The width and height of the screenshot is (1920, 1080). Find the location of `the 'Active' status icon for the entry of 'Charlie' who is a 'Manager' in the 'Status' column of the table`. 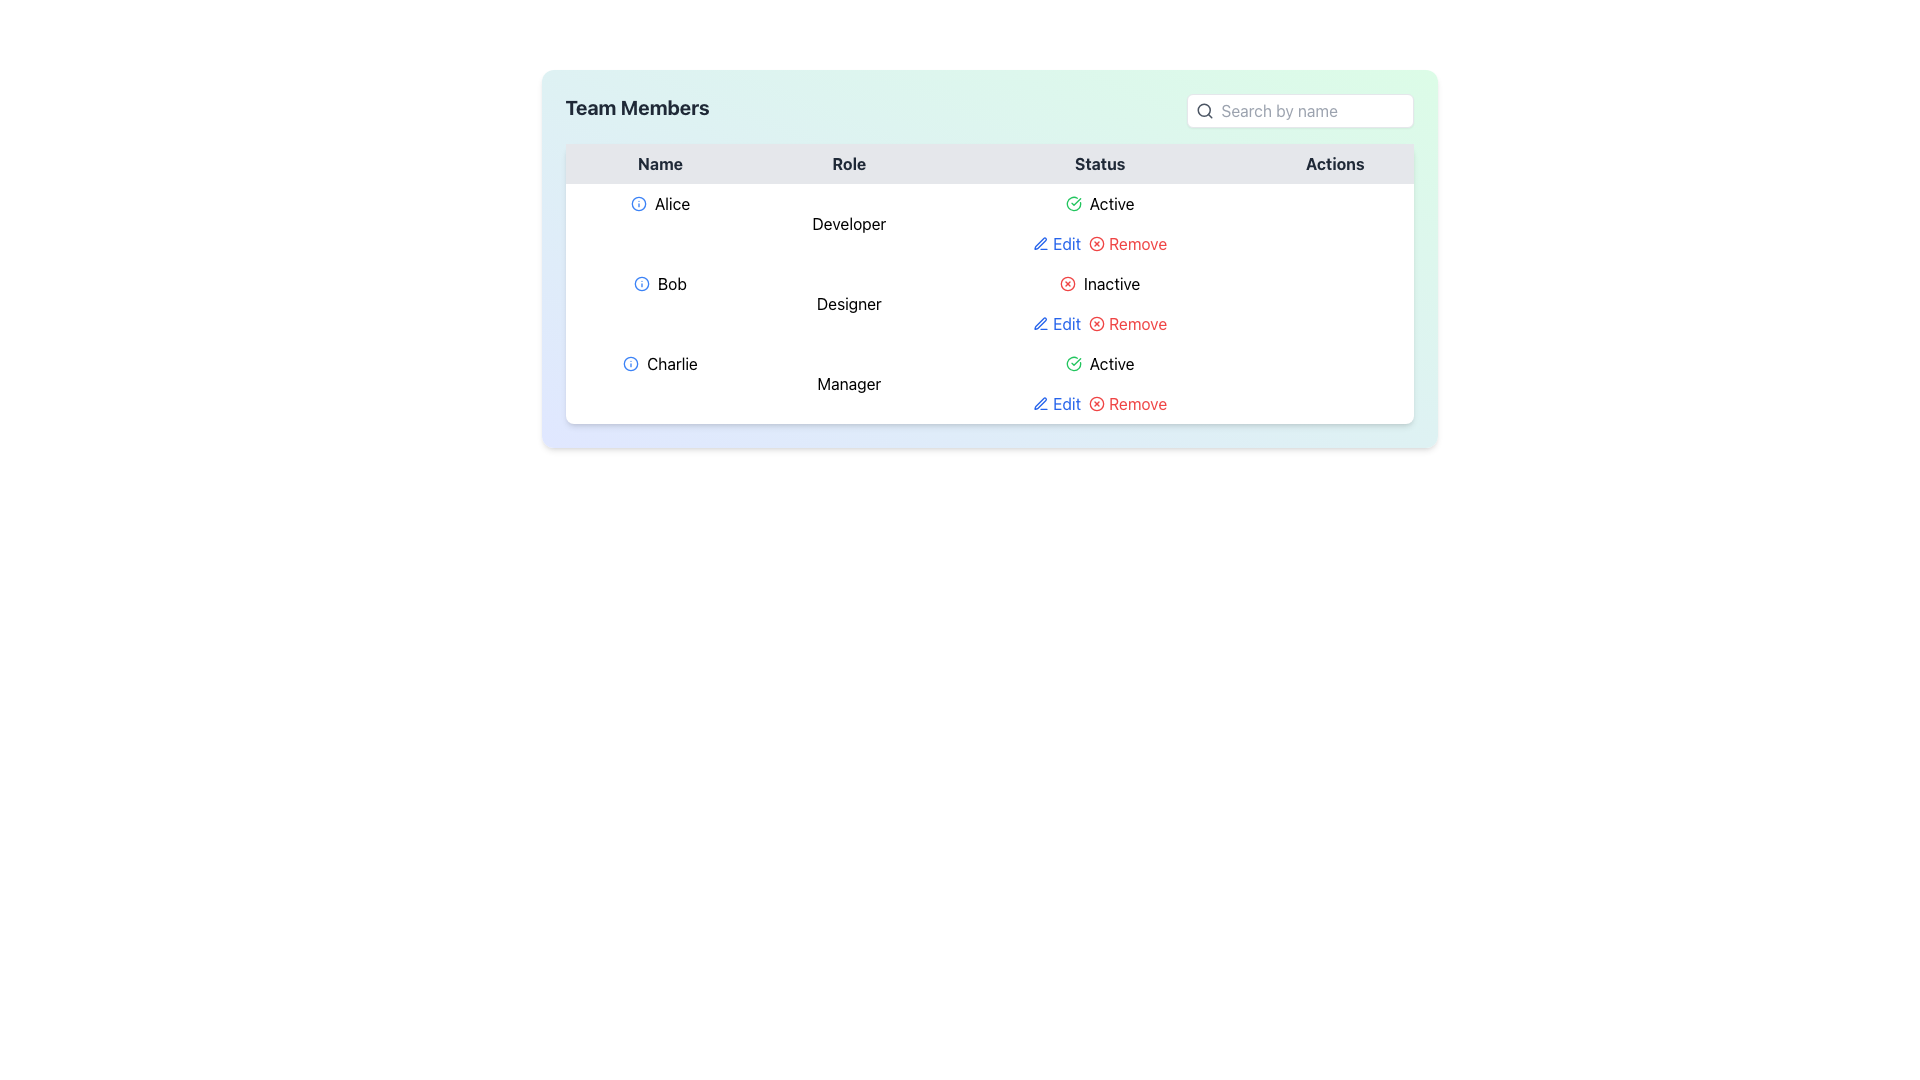

the 'Active' status icon for the entry of 'Charlie' who is a 'Manager' in the 'Status' column of the table is located at coordinates (1072, 363).